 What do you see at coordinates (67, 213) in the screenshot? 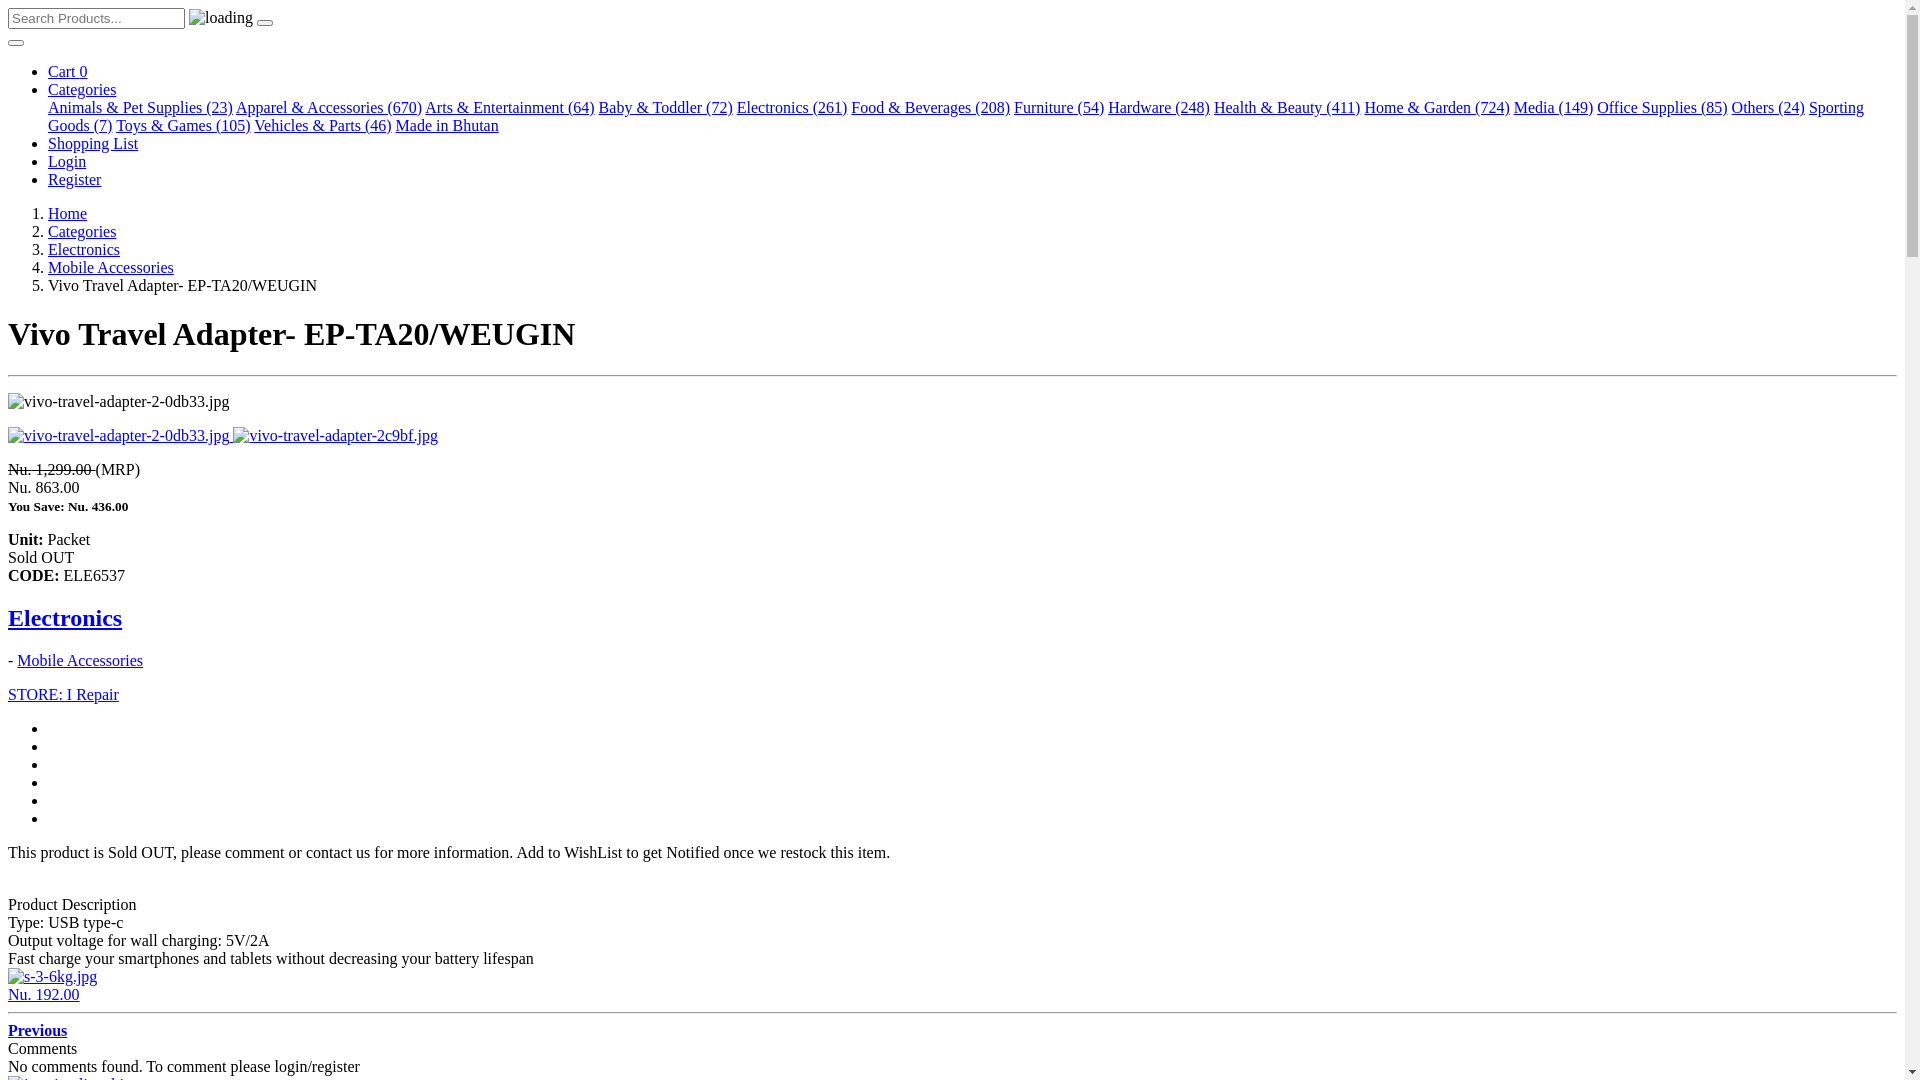
I see `'Home'` at bounding box center [67, 213].